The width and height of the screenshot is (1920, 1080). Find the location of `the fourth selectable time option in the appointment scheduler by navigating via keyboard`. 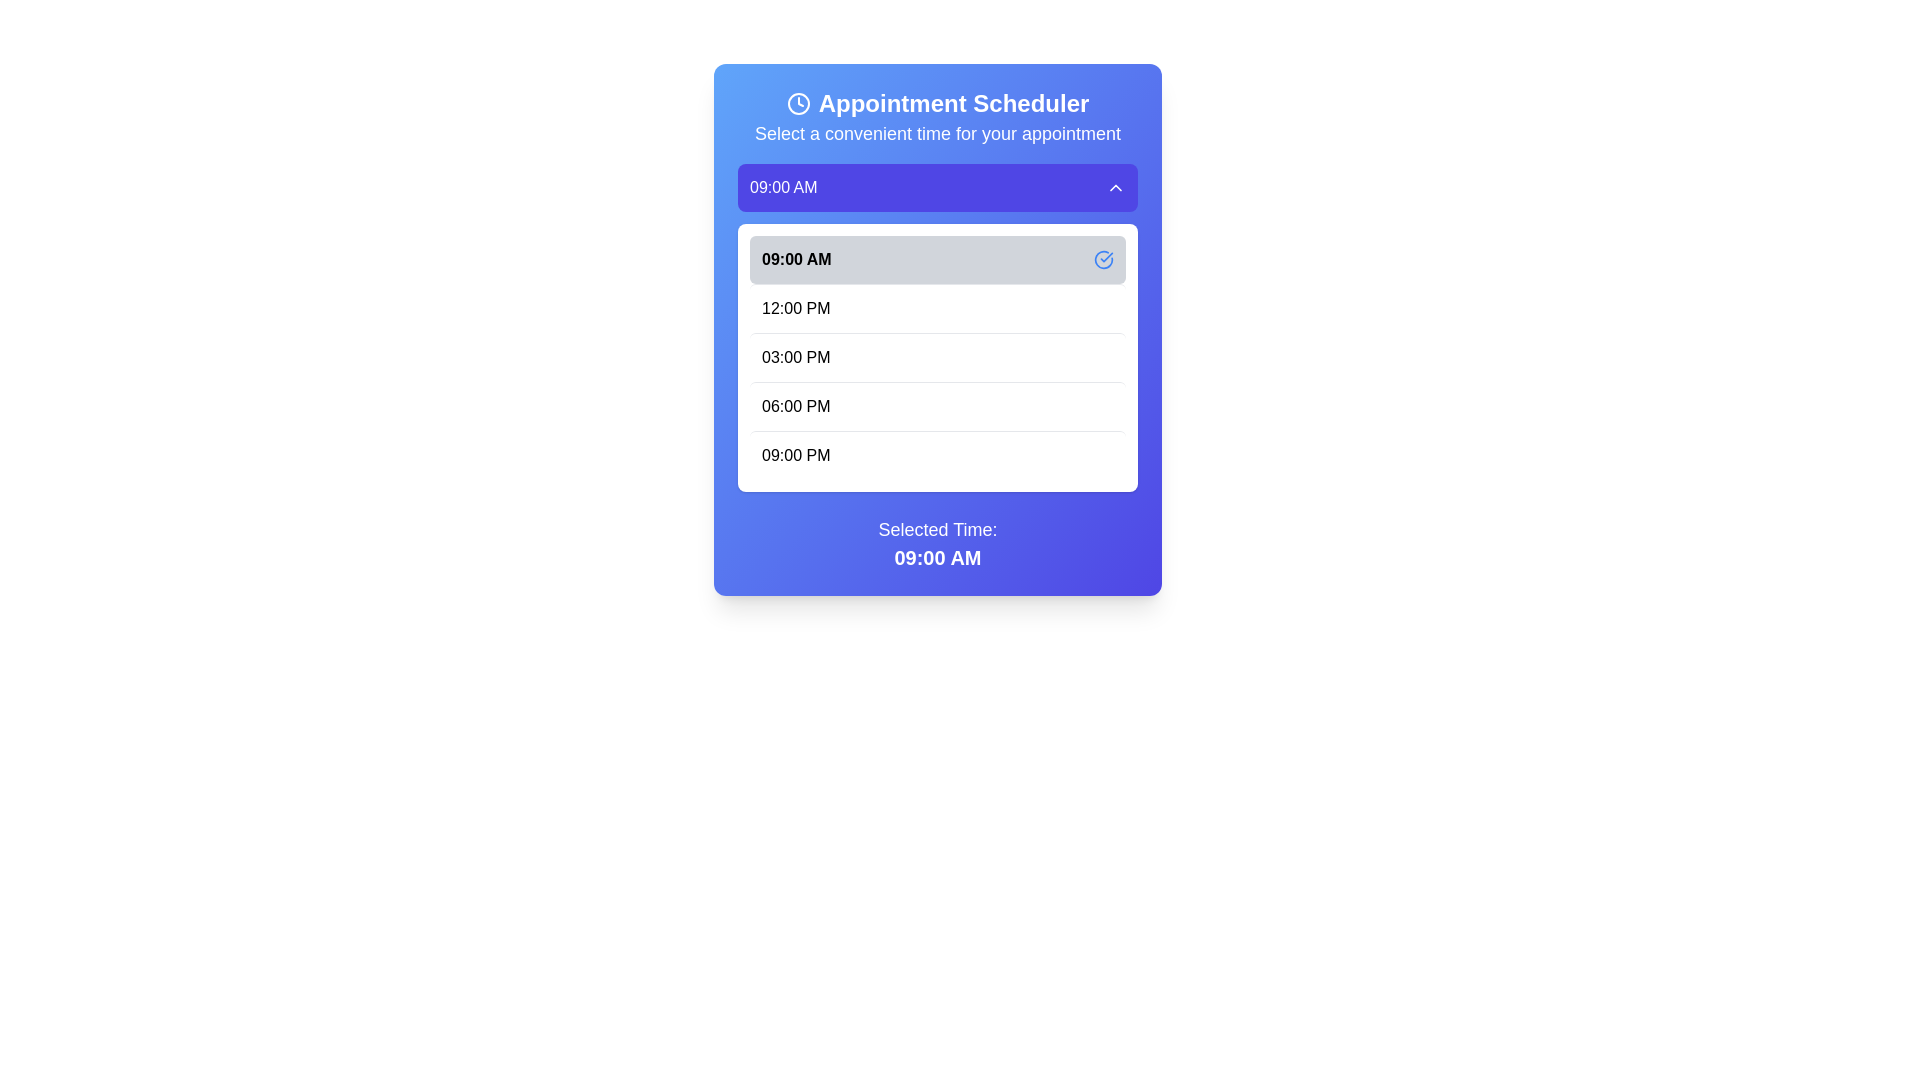

the fourth selectable time option in the appointment scheduler by navigating via keyboard is located at coordinates (936, 405).